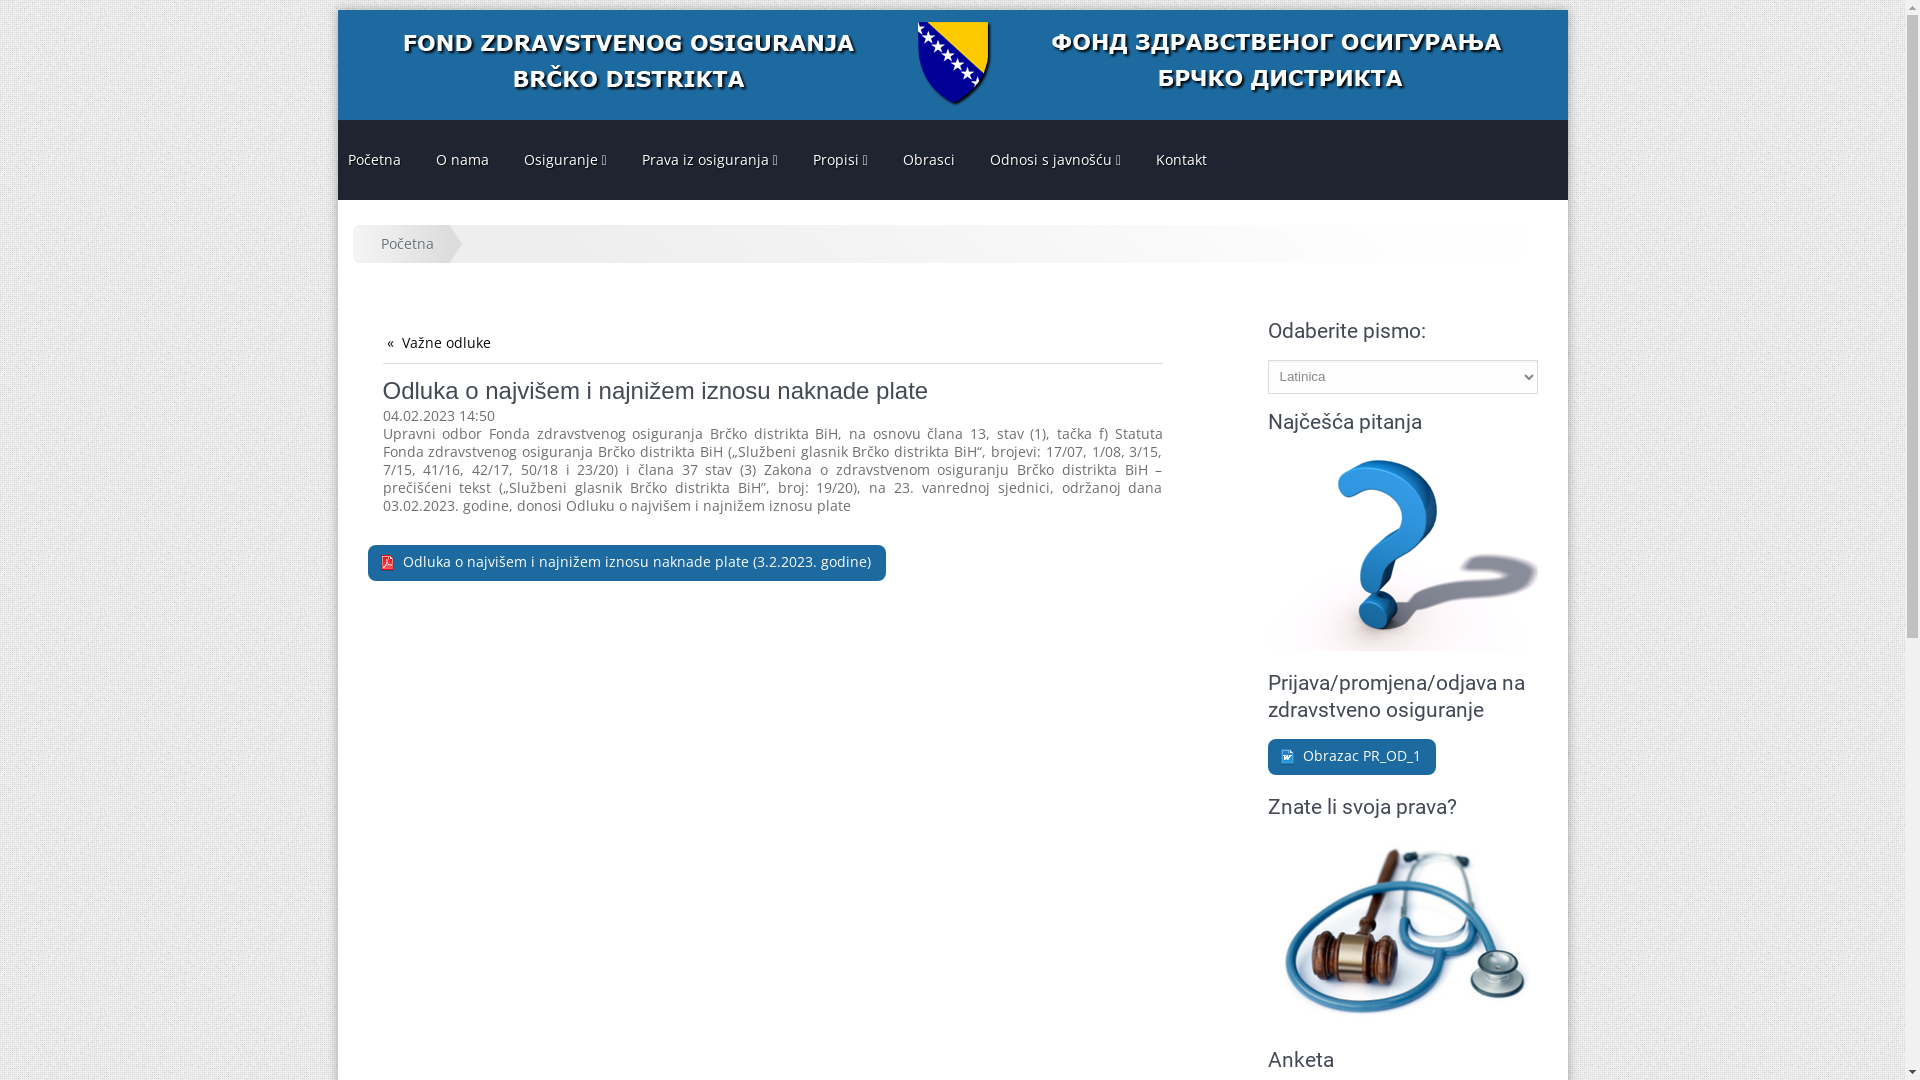 The image size is (1920, 1080). Describe the element at coordinates (461, 158) in the screenshot. I see `'O nama'` at that location.